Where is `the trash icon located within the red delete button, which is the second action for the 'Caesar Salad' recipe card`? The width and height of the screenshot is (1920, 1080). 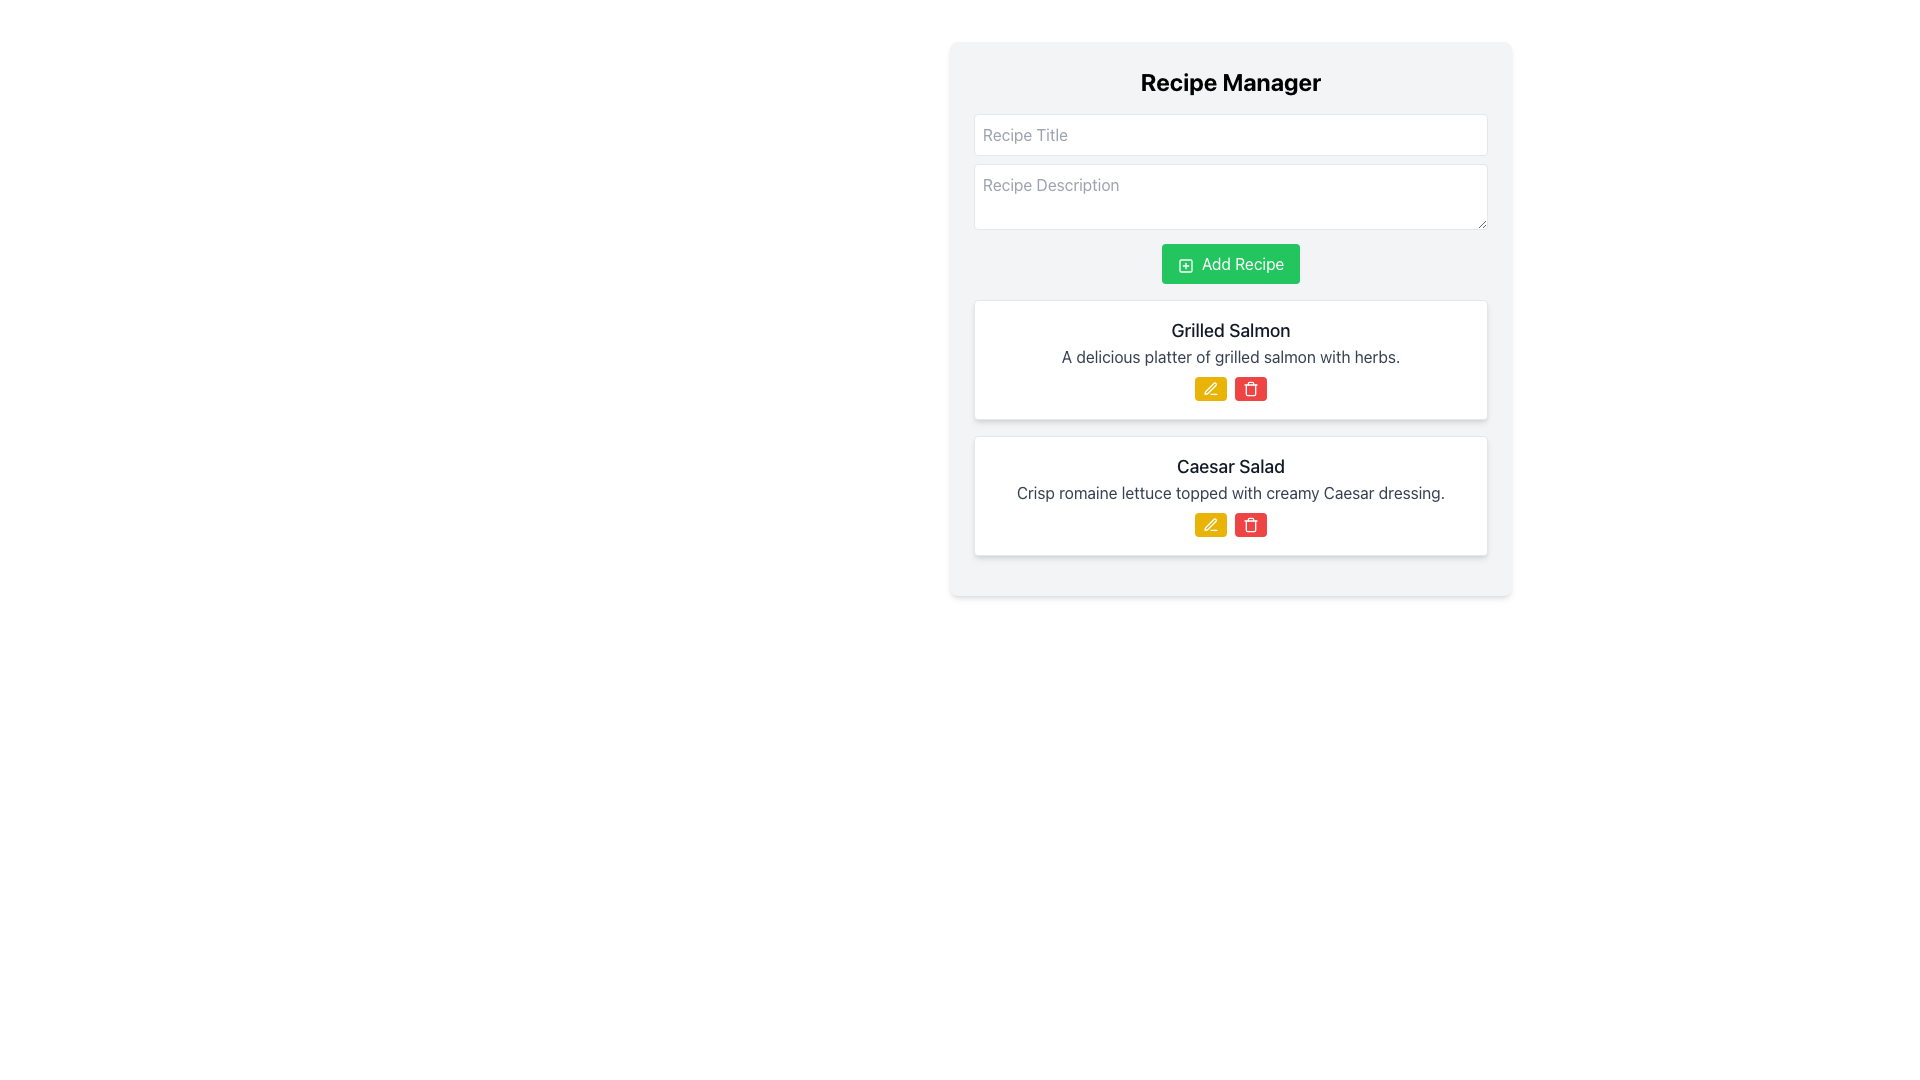
the trash icon located within the red delete button, which is the second action for the 'Caesar Salad' recipe card is located at coordinates (1250, 523).